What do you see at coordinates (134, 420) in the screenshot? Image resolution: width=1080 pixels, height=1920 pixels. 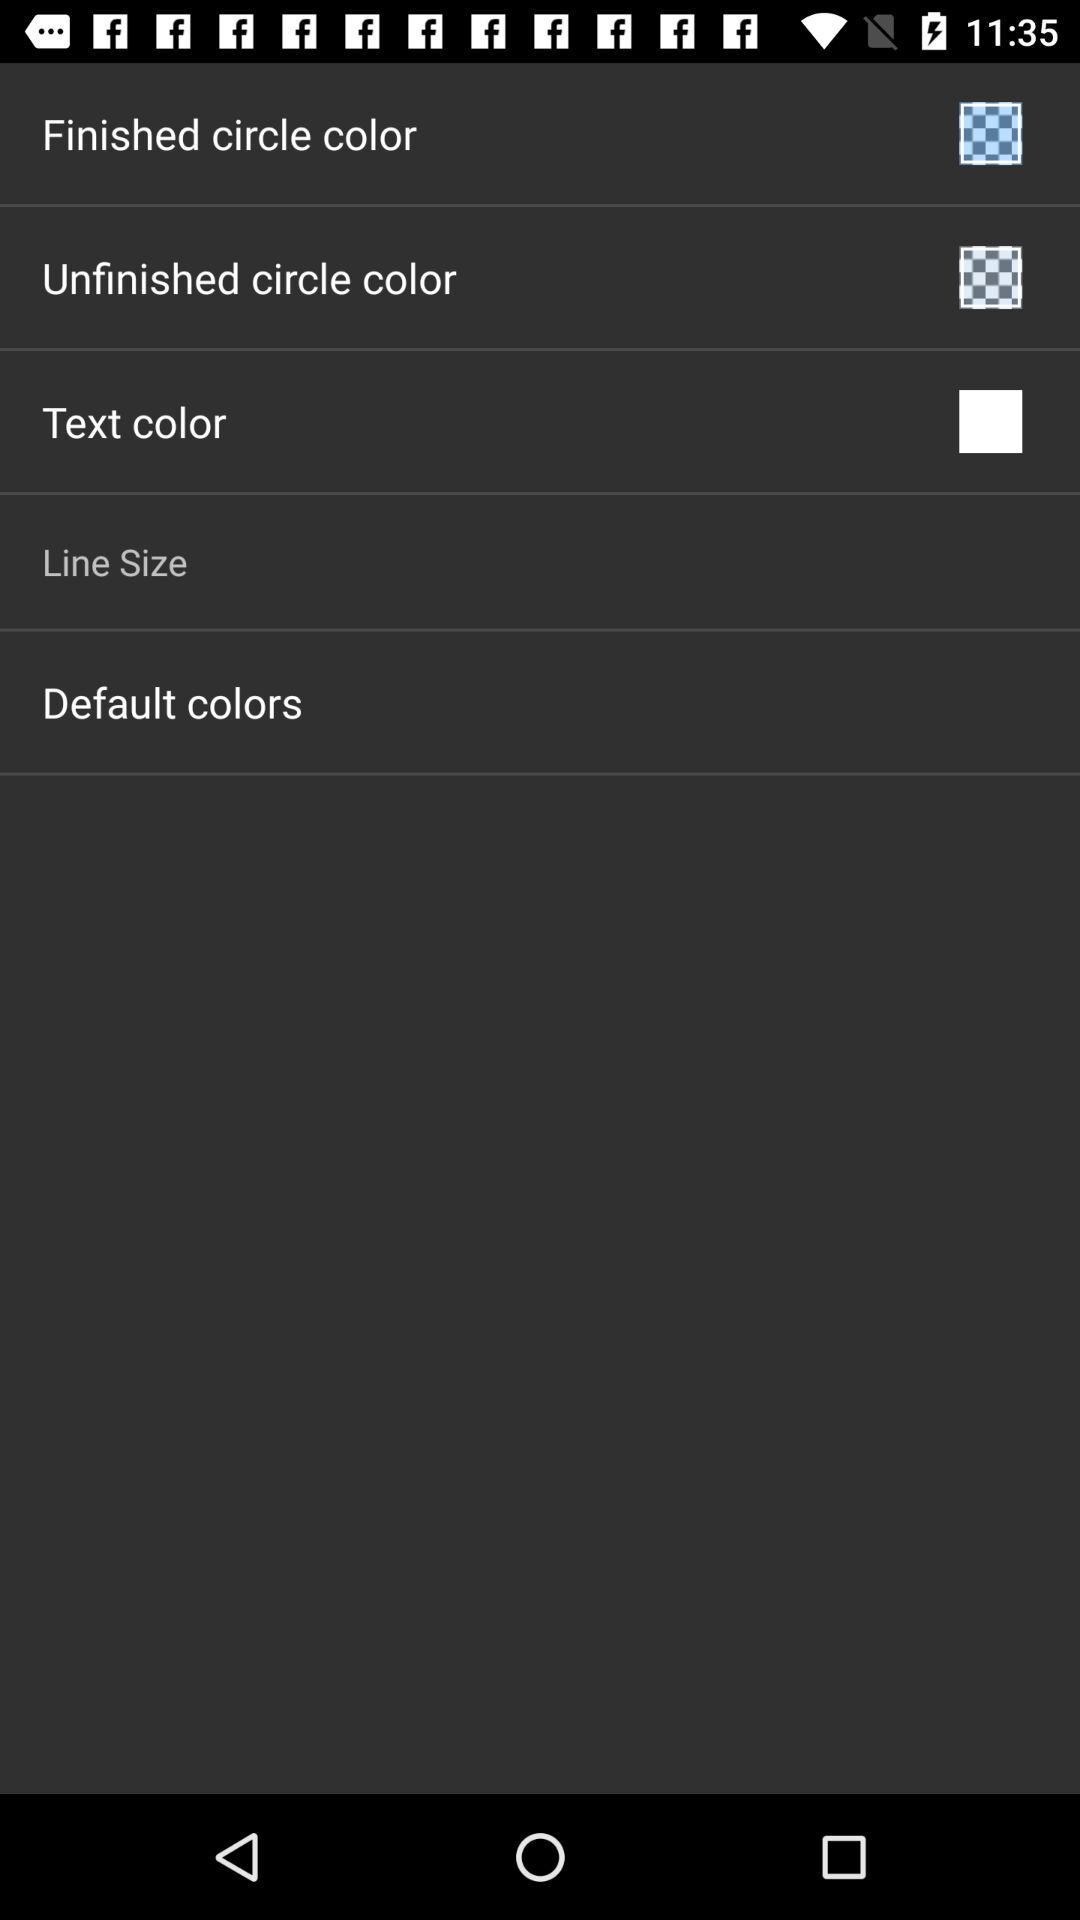 I see `the icon below the unfinished circle color icon` at bounding box center [134, 420].